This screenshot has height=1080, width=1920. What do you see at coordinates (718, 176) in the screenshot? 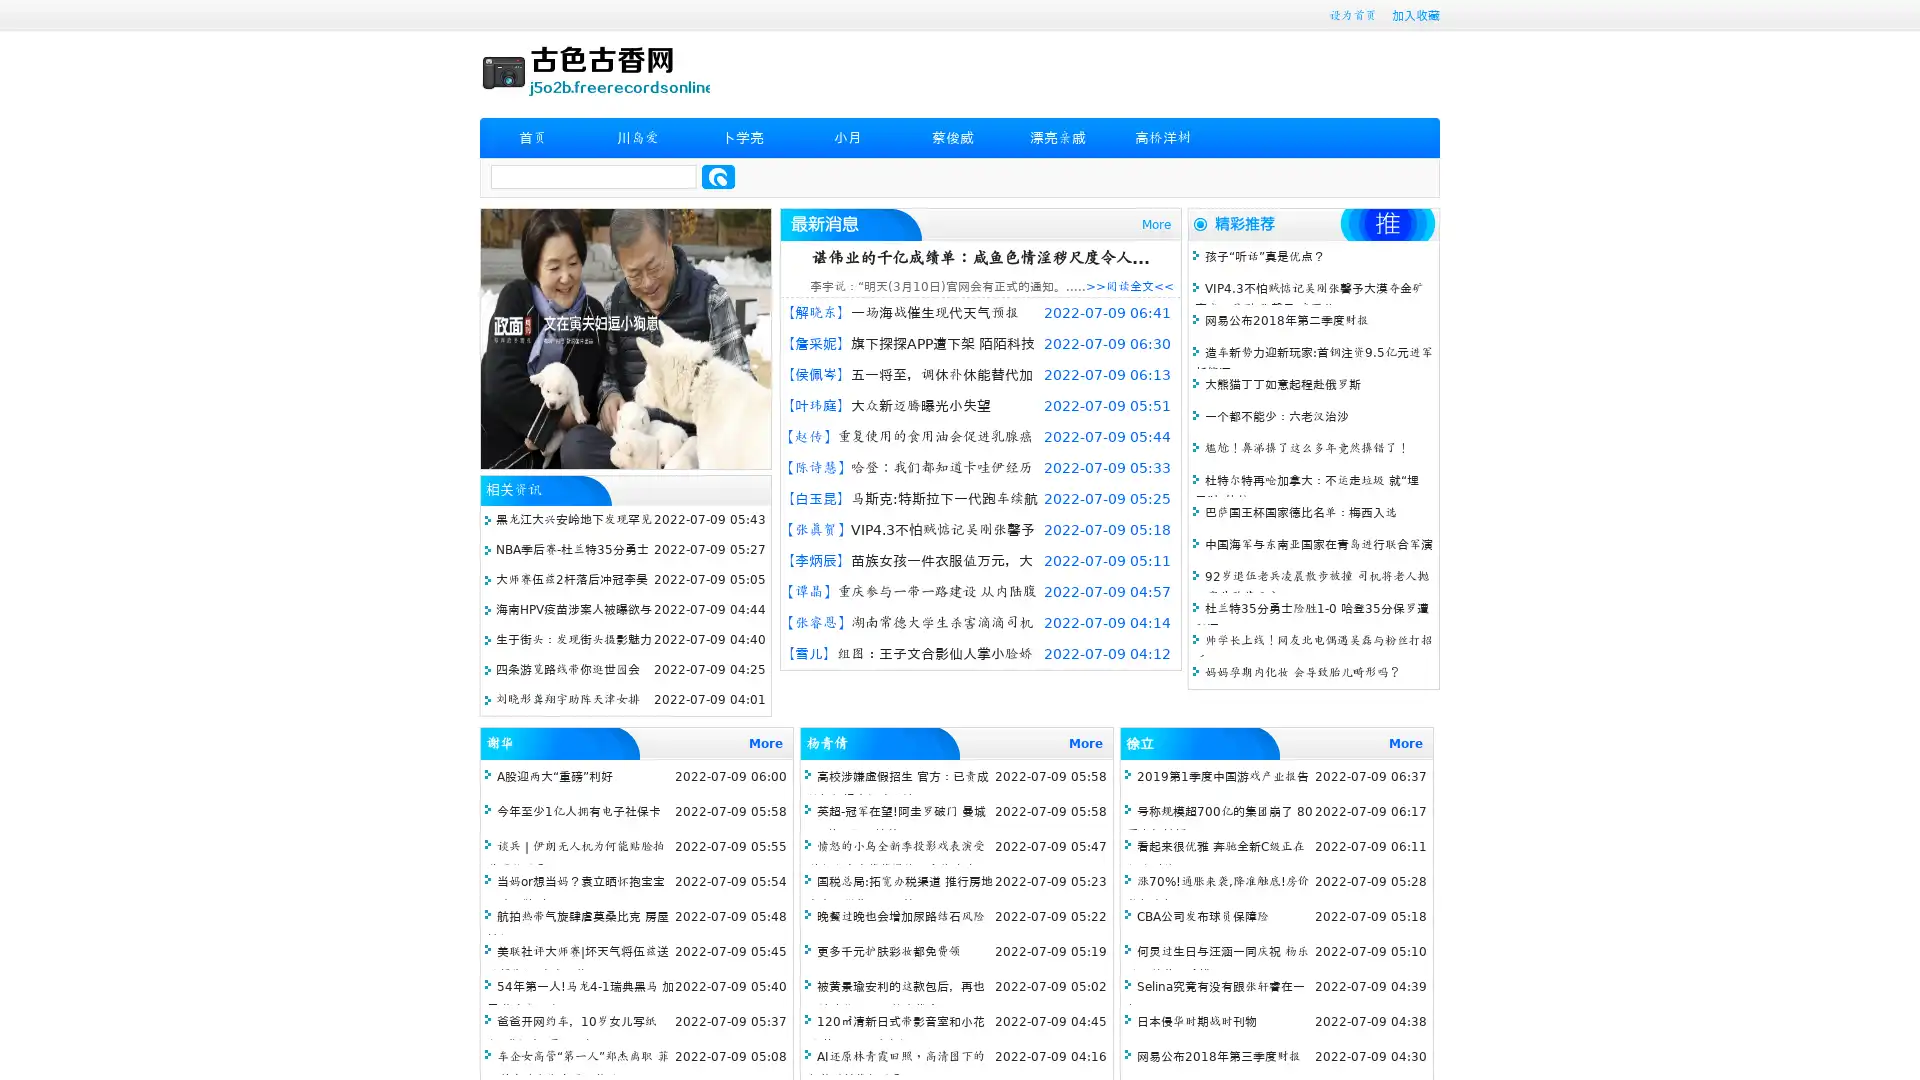
I see `Search` at bounding box center [718, 176].